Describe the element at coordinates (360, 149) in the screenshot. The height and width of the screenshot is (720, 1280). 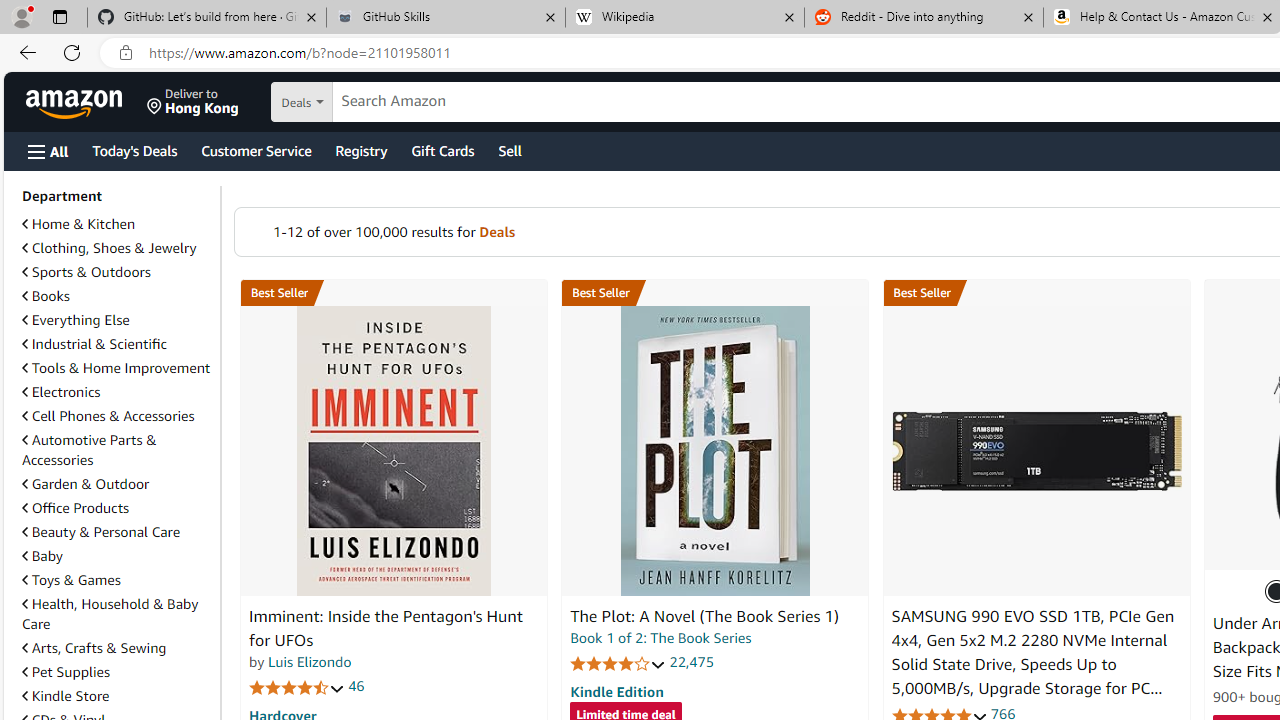
I see `'Registry'` at that location.